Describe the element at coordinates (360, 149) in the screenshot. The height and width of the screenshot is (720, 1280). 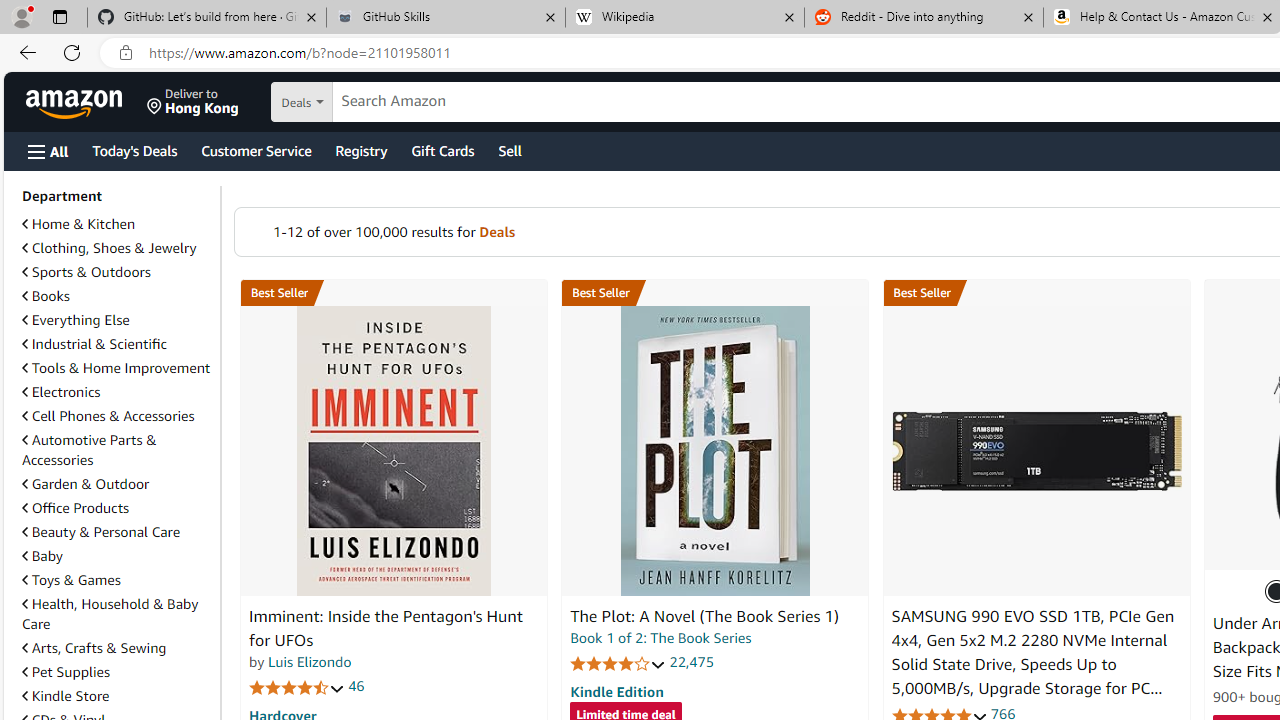
I see `'Registry'` at that location.